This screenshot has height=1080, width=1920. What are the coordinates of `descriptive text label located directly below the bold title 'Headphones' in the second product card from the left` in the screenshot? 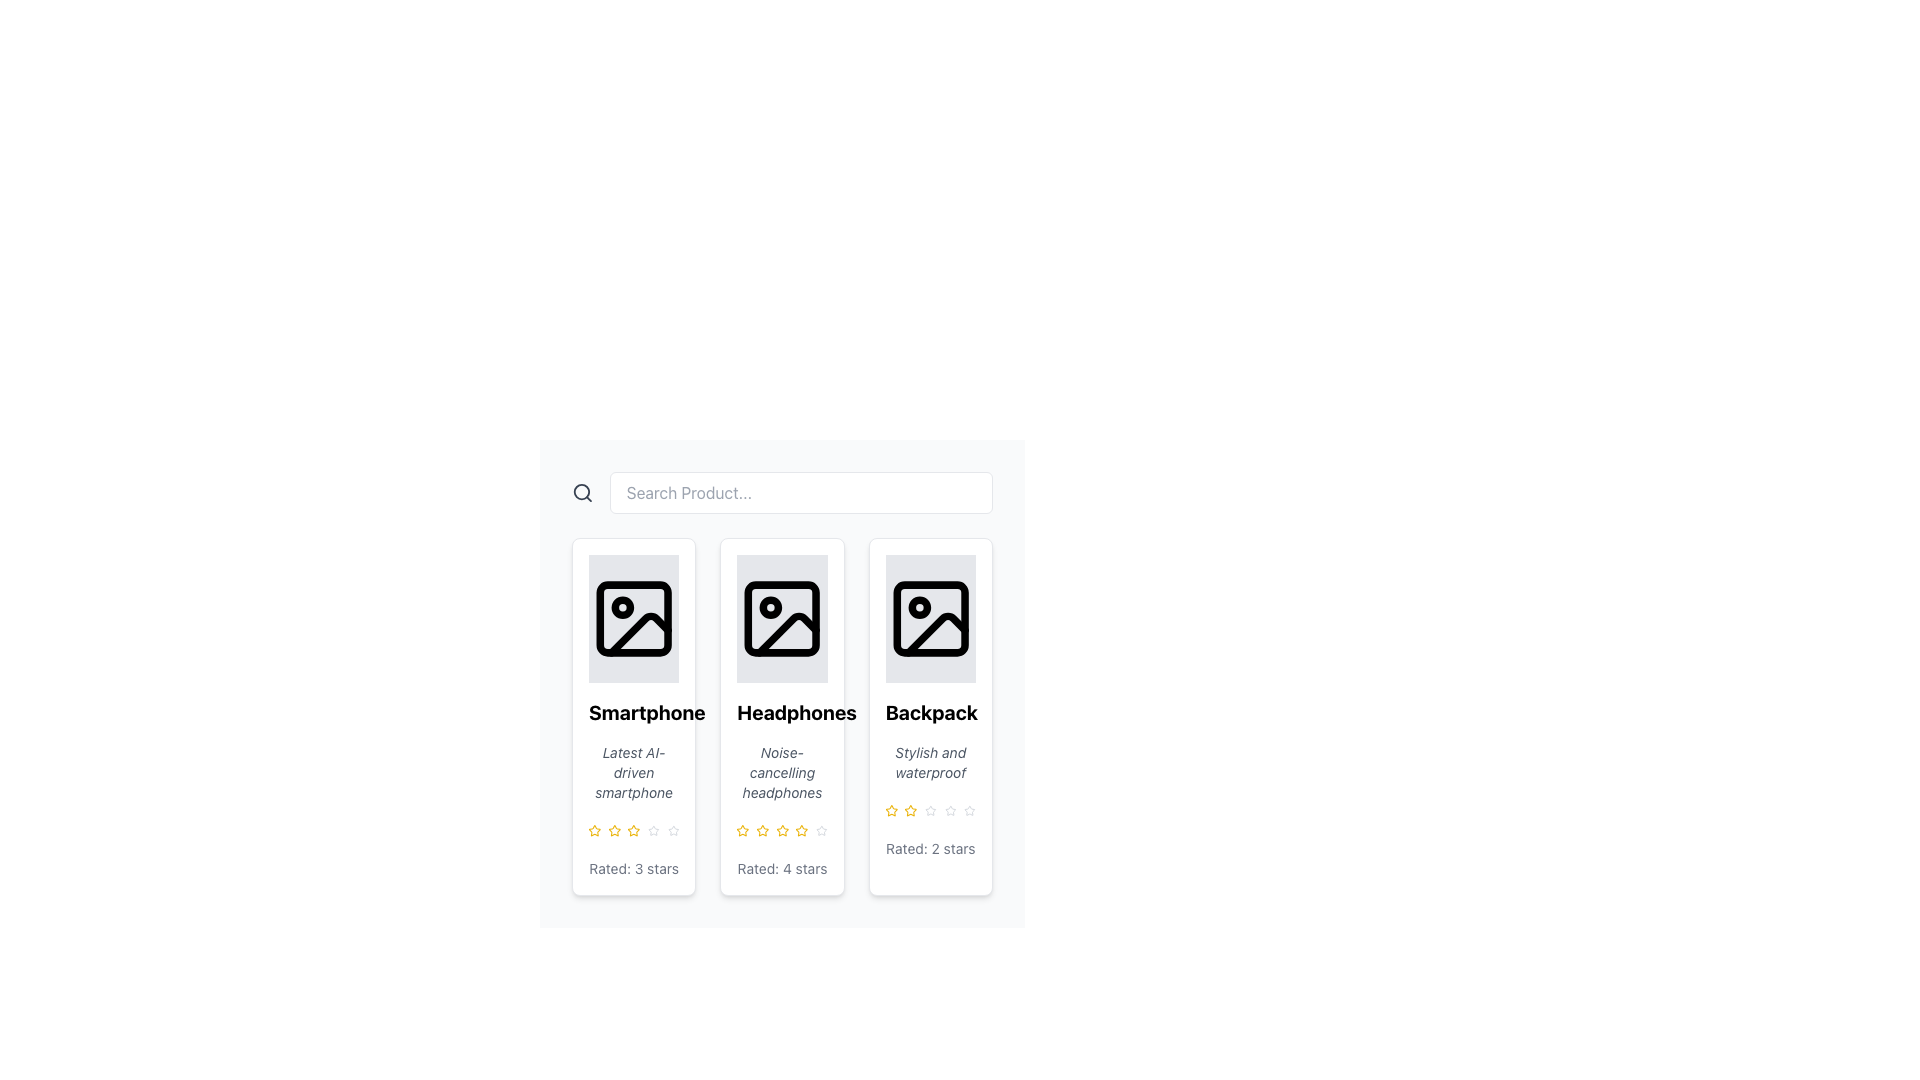 It's located at (781, 771).